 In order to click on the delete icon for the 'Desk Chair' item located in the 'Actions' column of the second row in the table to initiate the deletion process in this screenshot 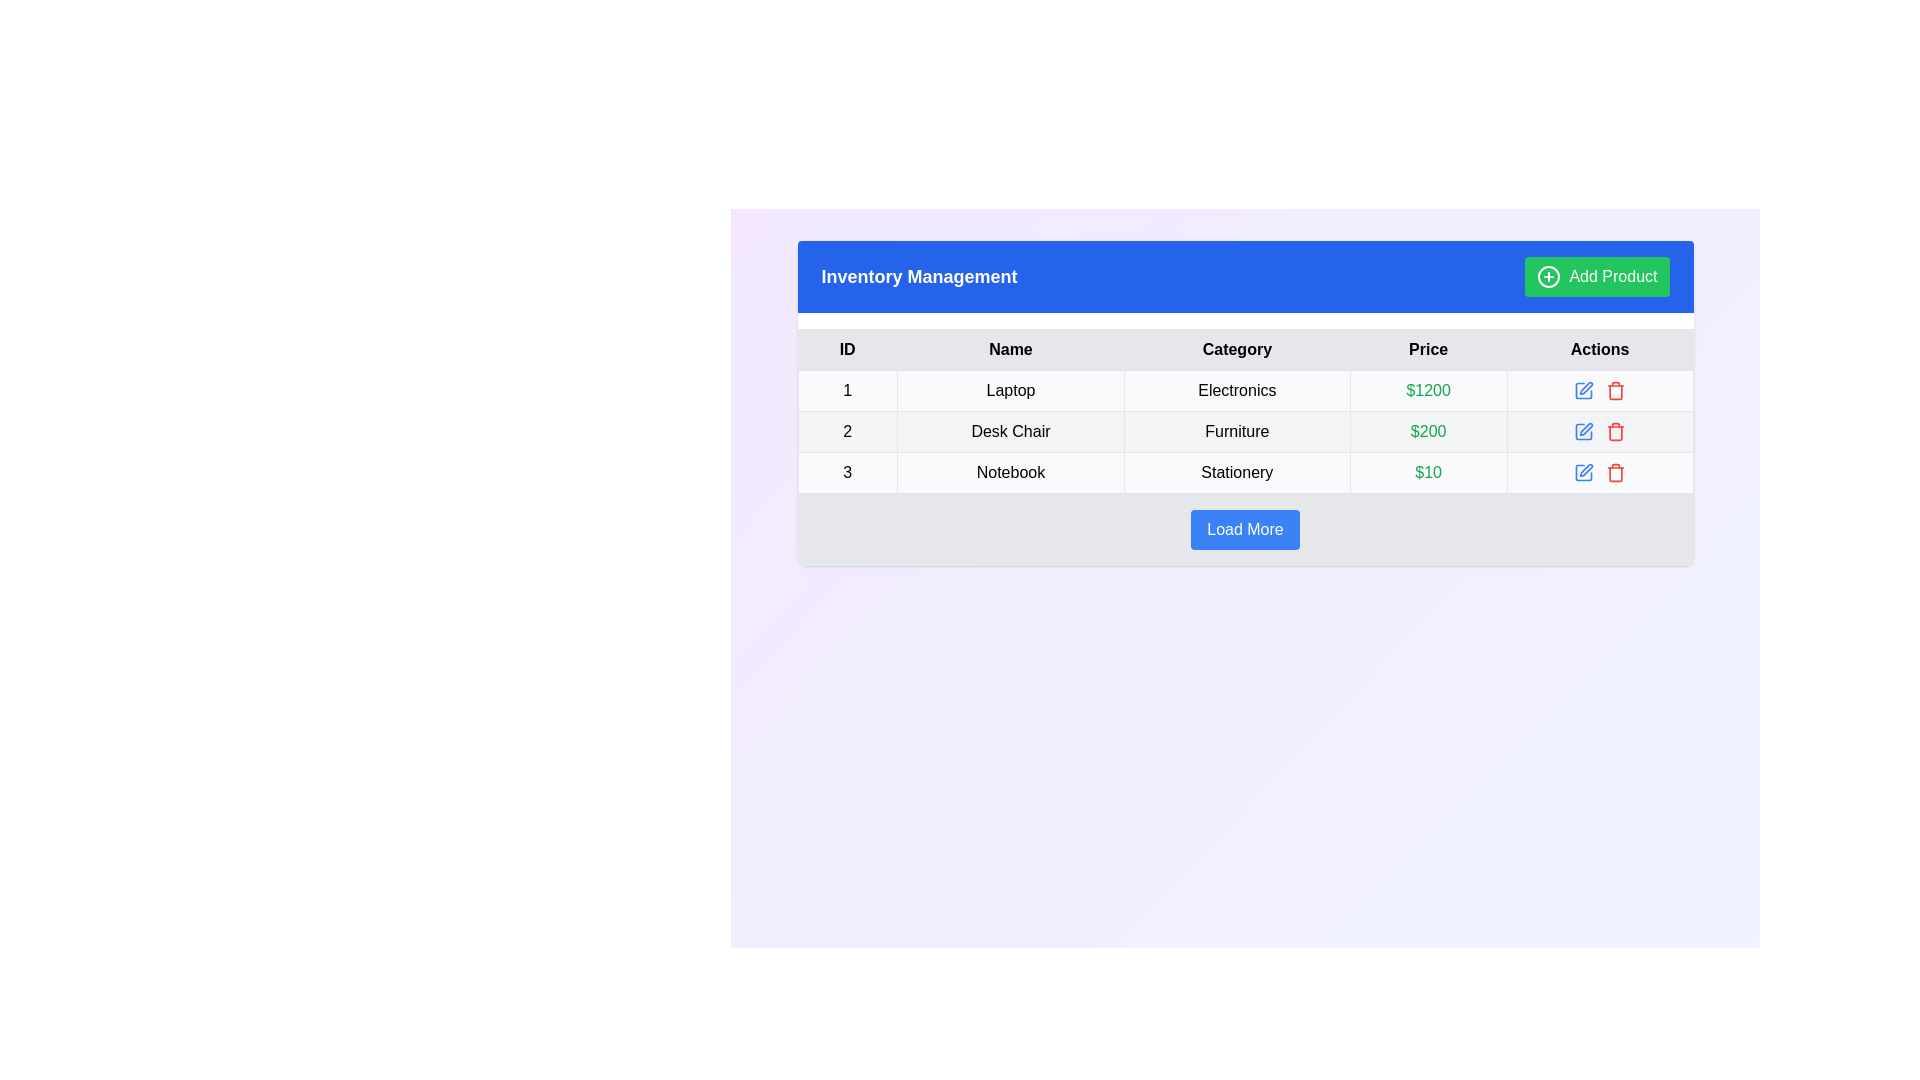, I will do `click(1616, 432)`.